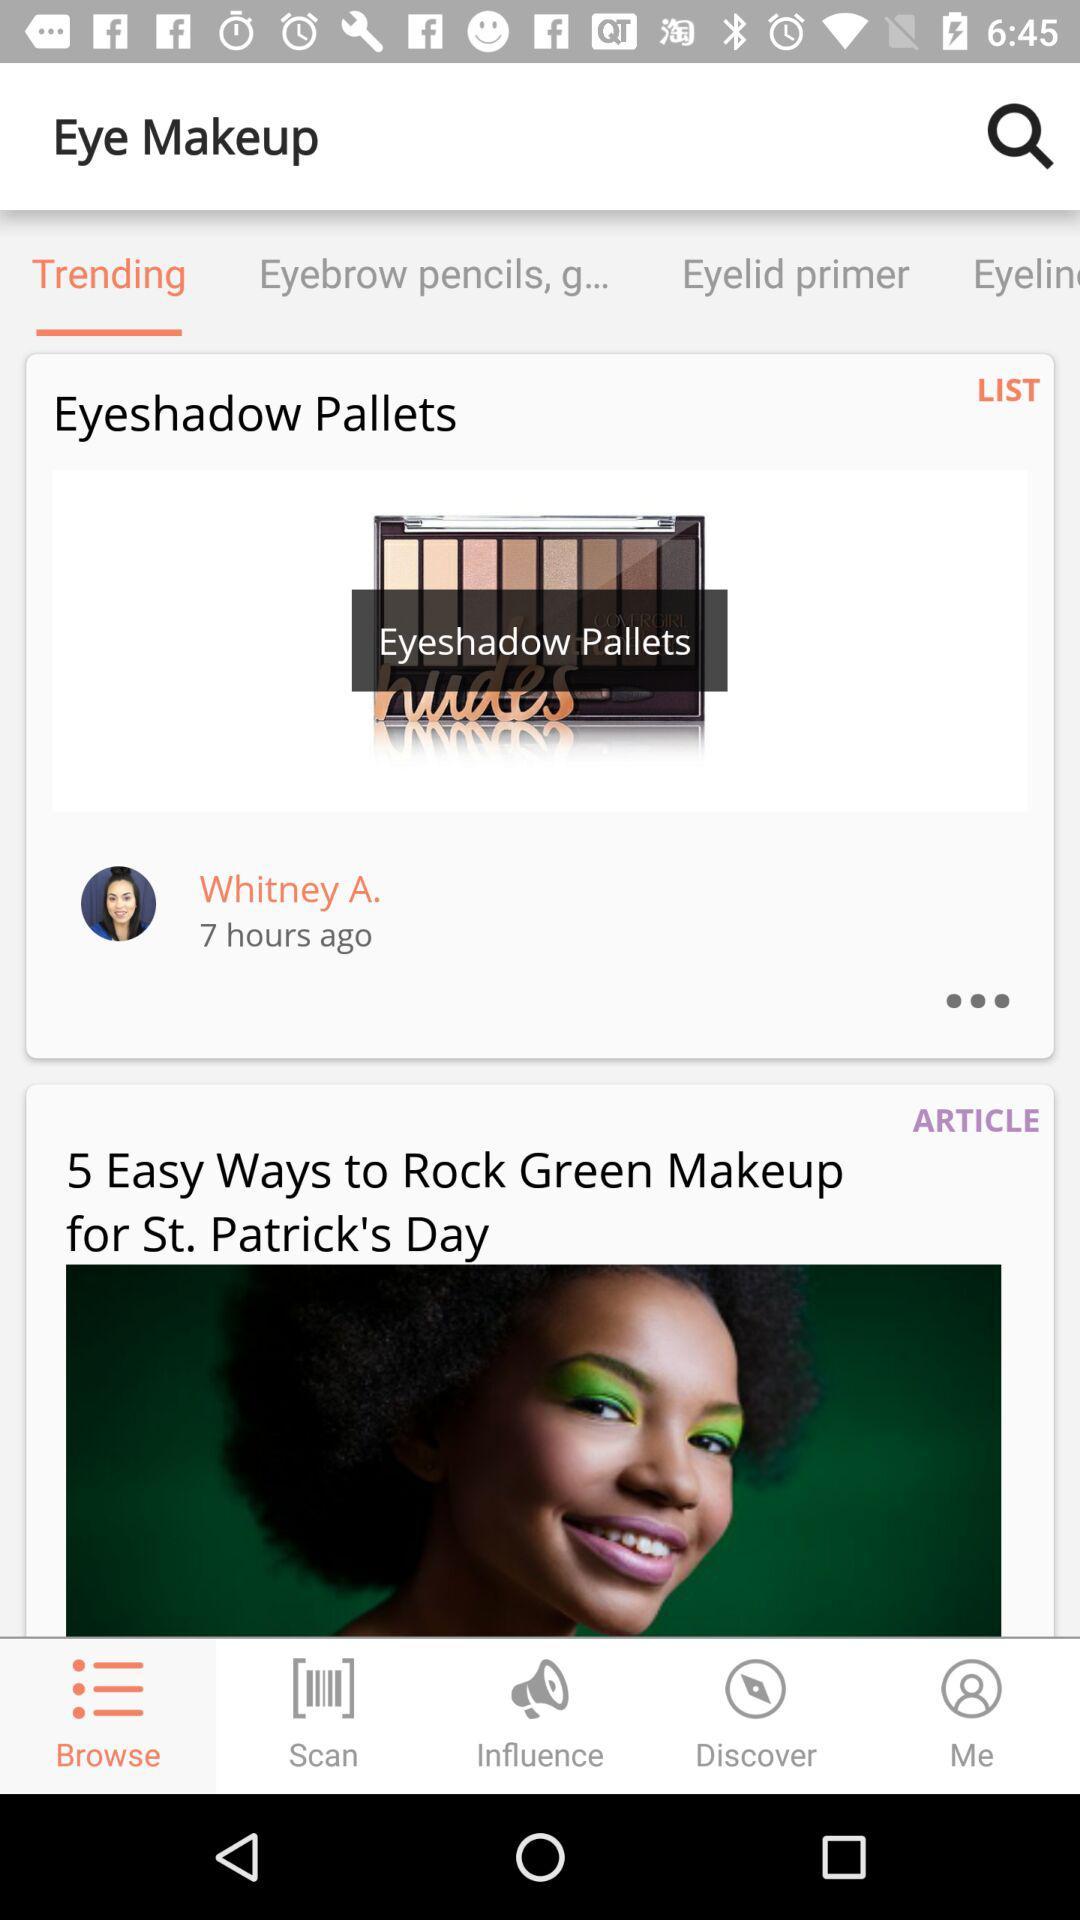 Image resolution: width=1080 pixels, height=1920 pixels. Describe the element at coordinates (1020, 135) in the screenshot. I see `to search` at that location.